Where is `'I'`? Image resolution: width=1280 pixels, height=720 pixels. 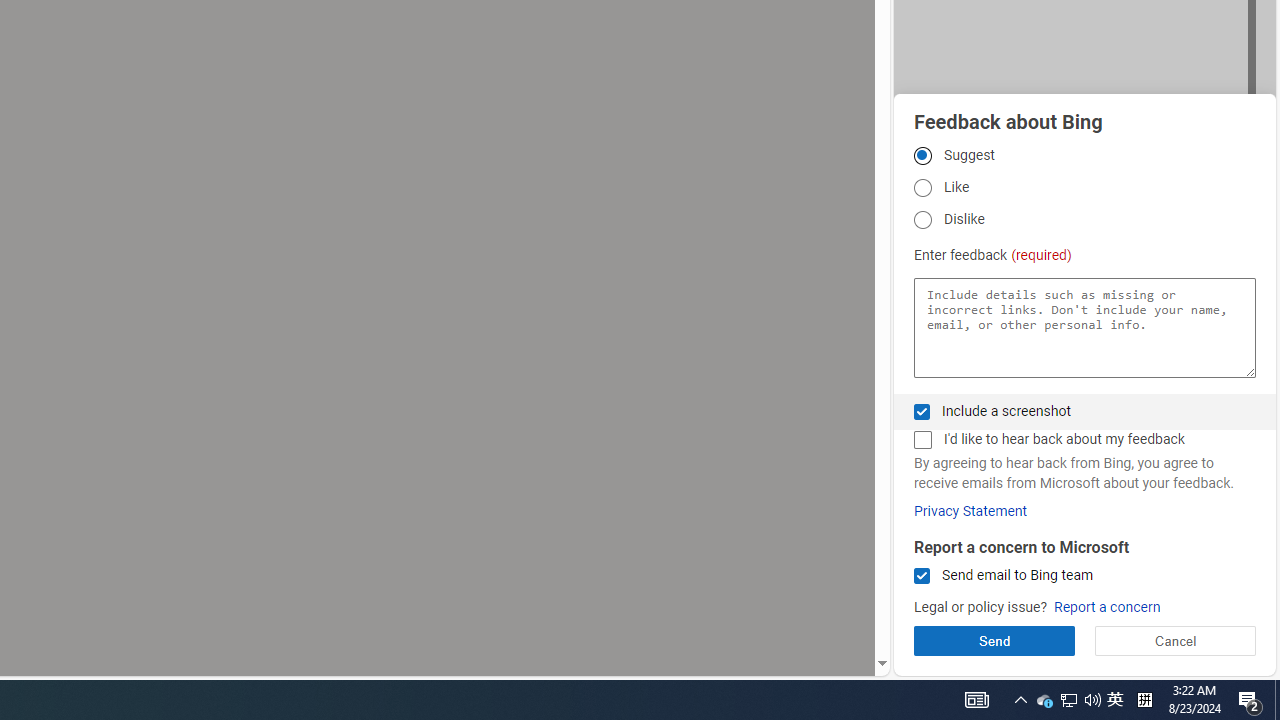
'I' is located at coordinates (921, 439).